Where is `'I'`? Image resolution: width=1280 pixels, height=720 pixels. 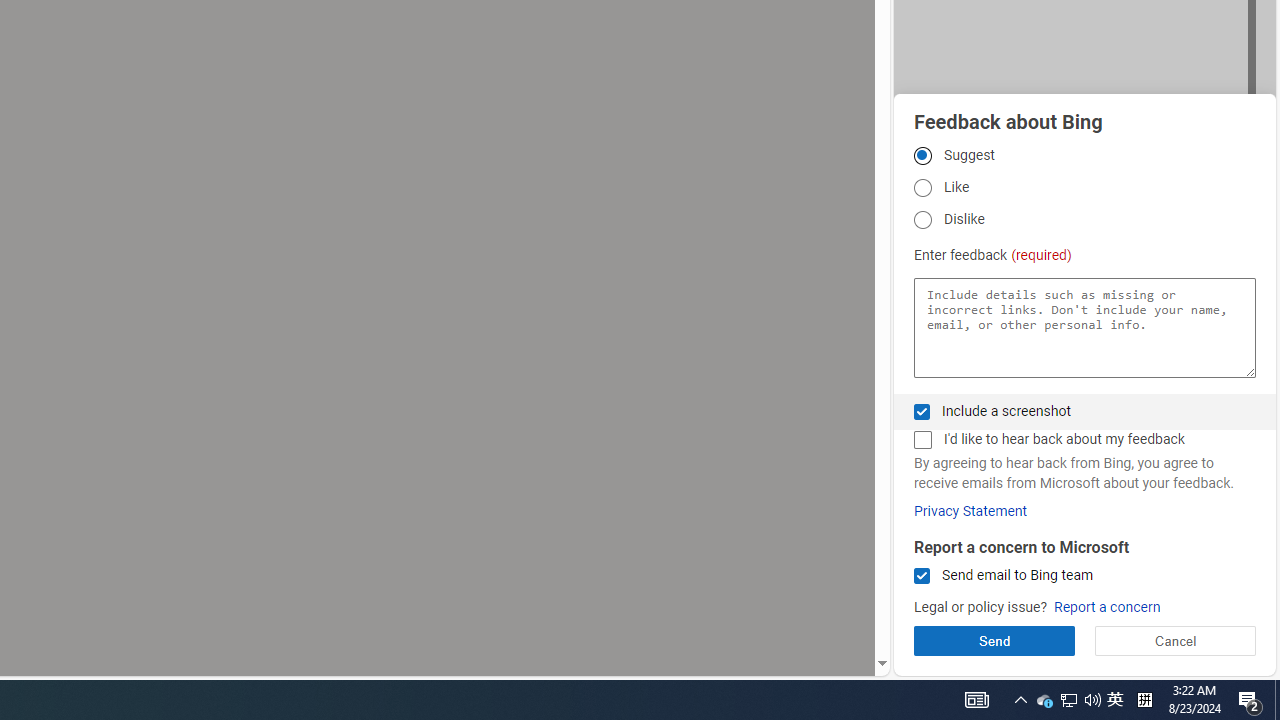
'I' is located at coordinates (921, 439).